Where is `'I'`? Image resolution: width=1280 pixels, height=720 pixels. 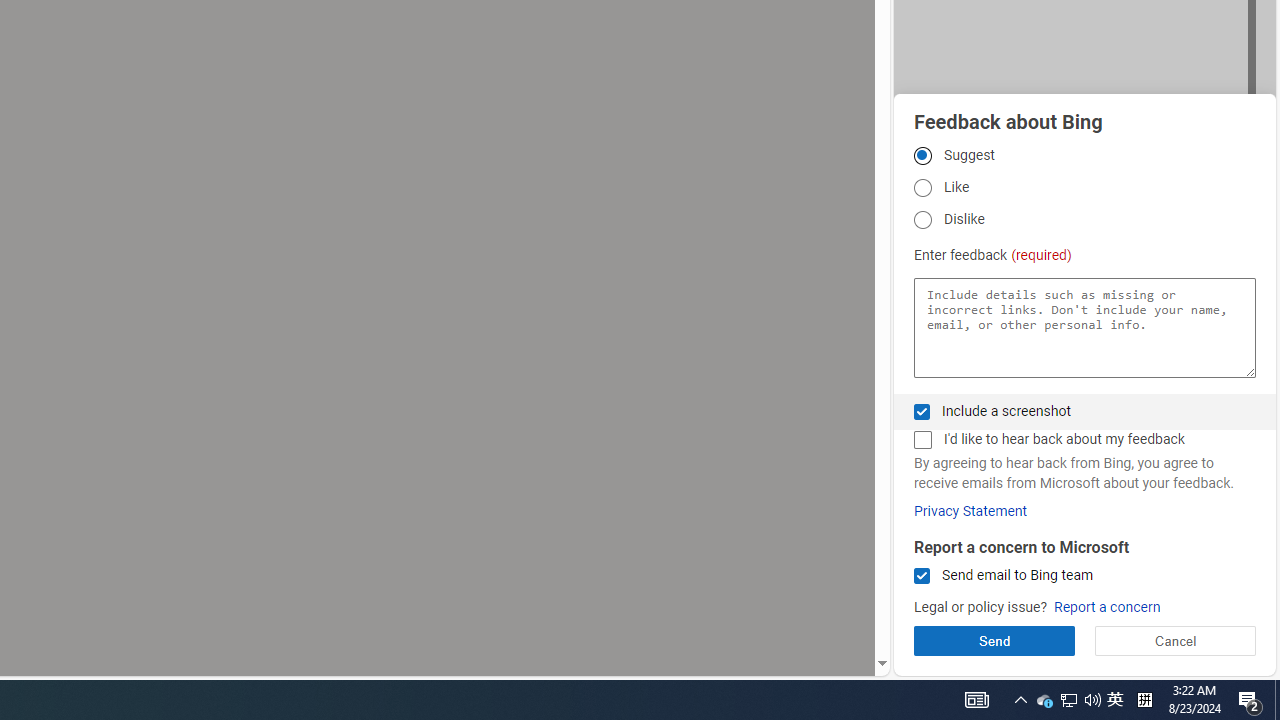
'I' is located at coordinates (921, 439).